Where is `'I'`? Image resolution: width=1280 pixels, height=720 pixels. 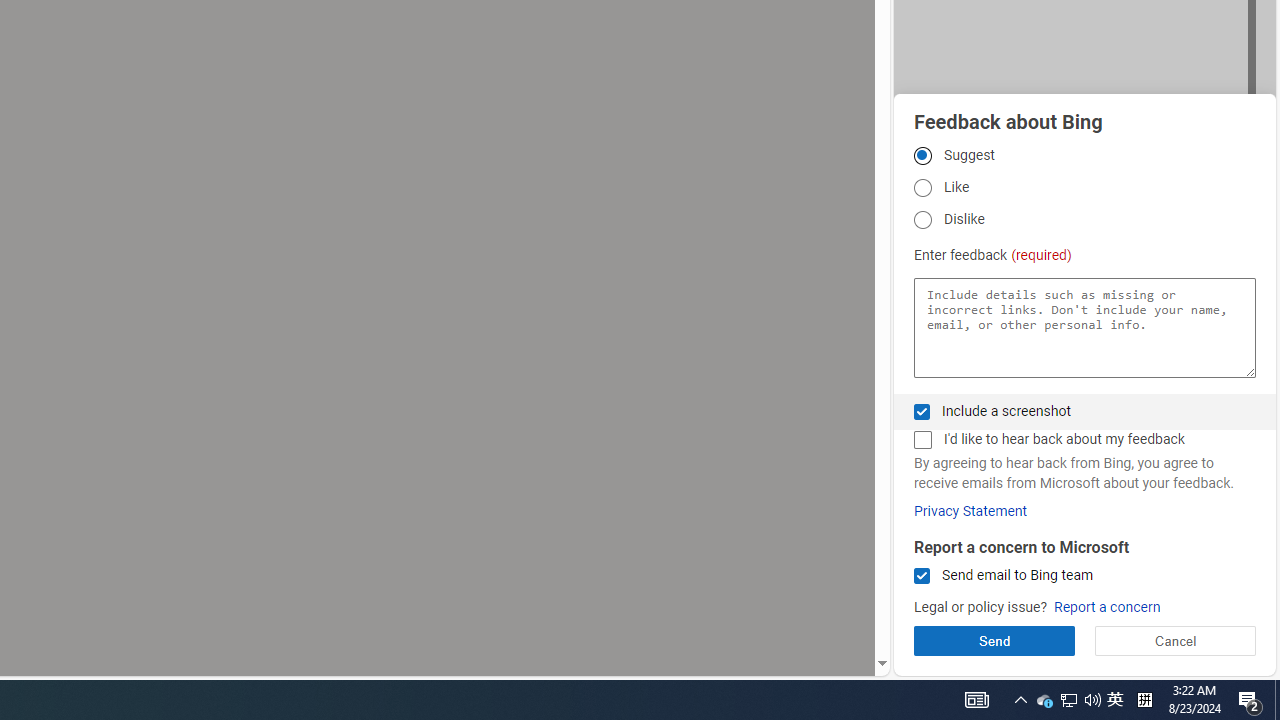
'I' is located at coordinates (921, 439).